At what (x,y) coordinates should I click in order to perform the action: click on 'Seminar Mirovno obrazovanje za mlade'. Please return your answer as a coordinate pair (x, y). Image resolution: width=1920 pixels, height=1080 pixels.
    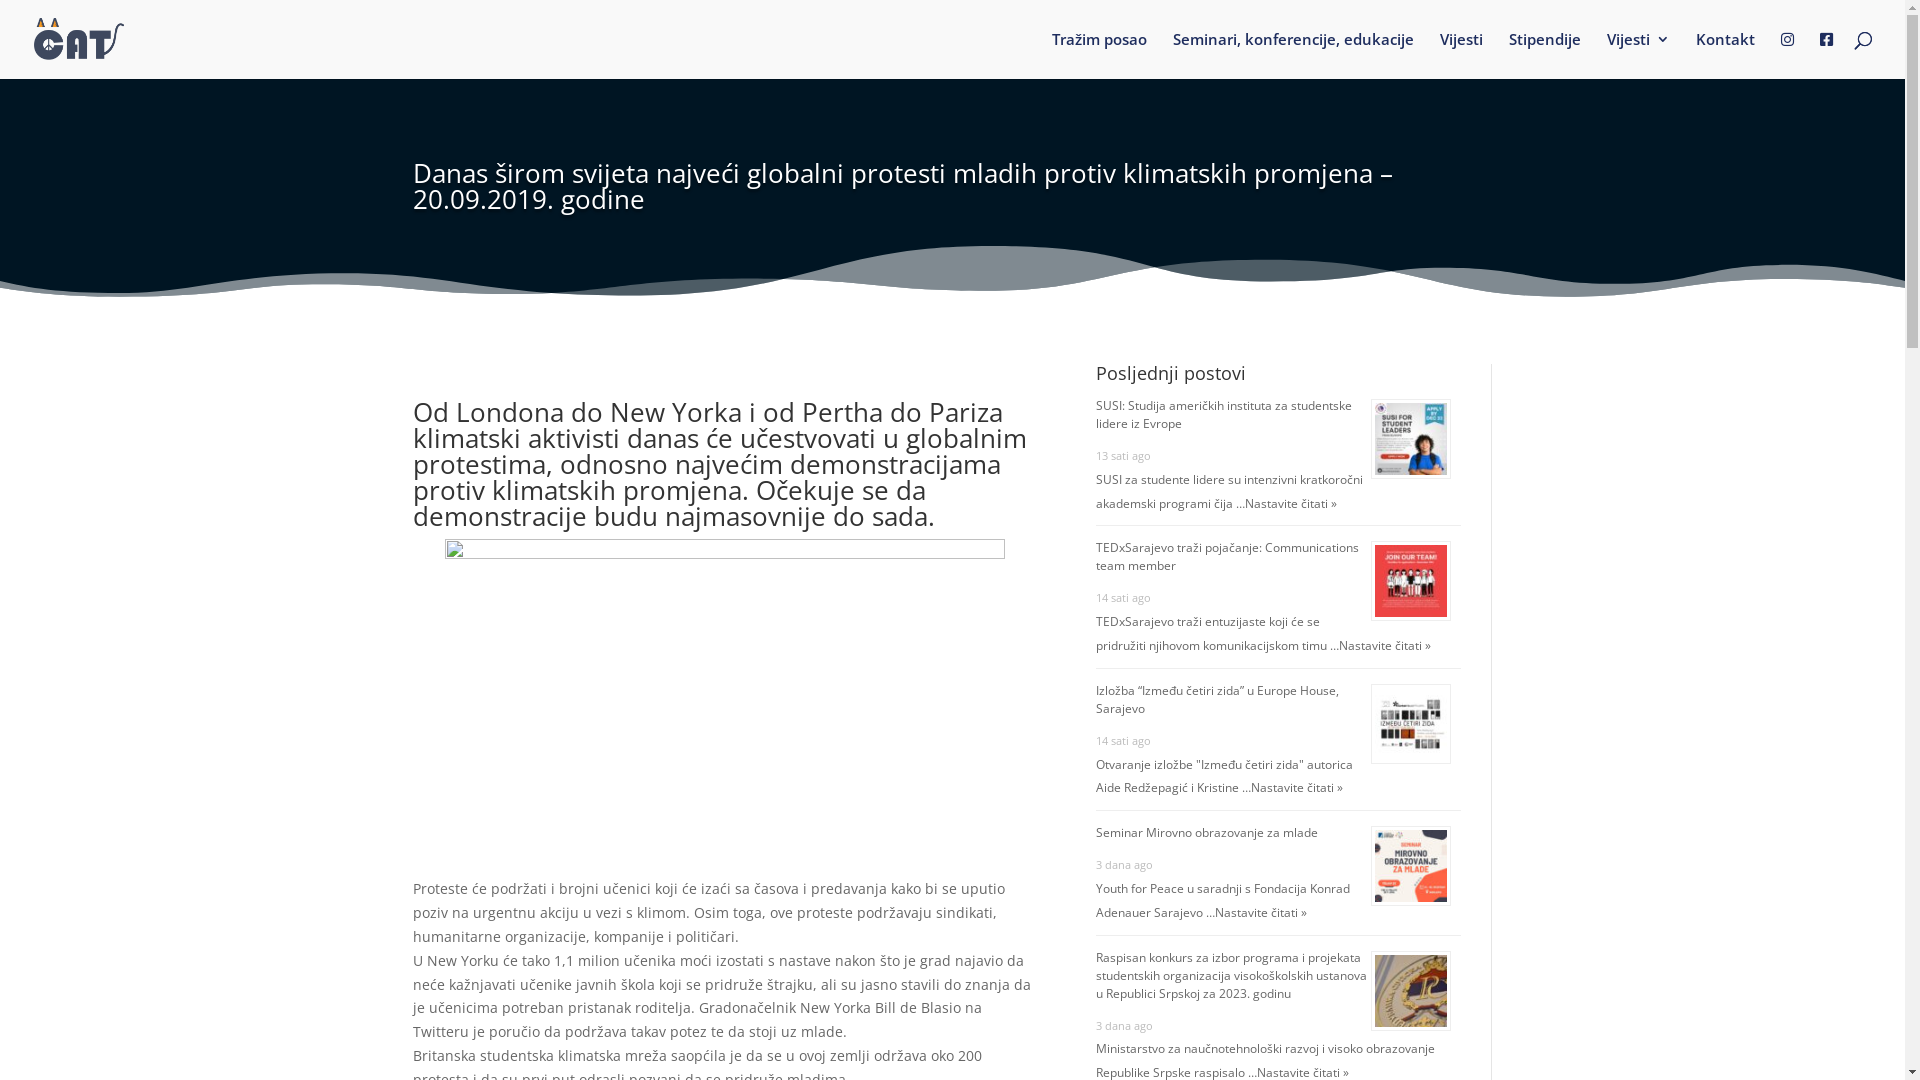
    Looking at the image, I should click on (1205, 832).